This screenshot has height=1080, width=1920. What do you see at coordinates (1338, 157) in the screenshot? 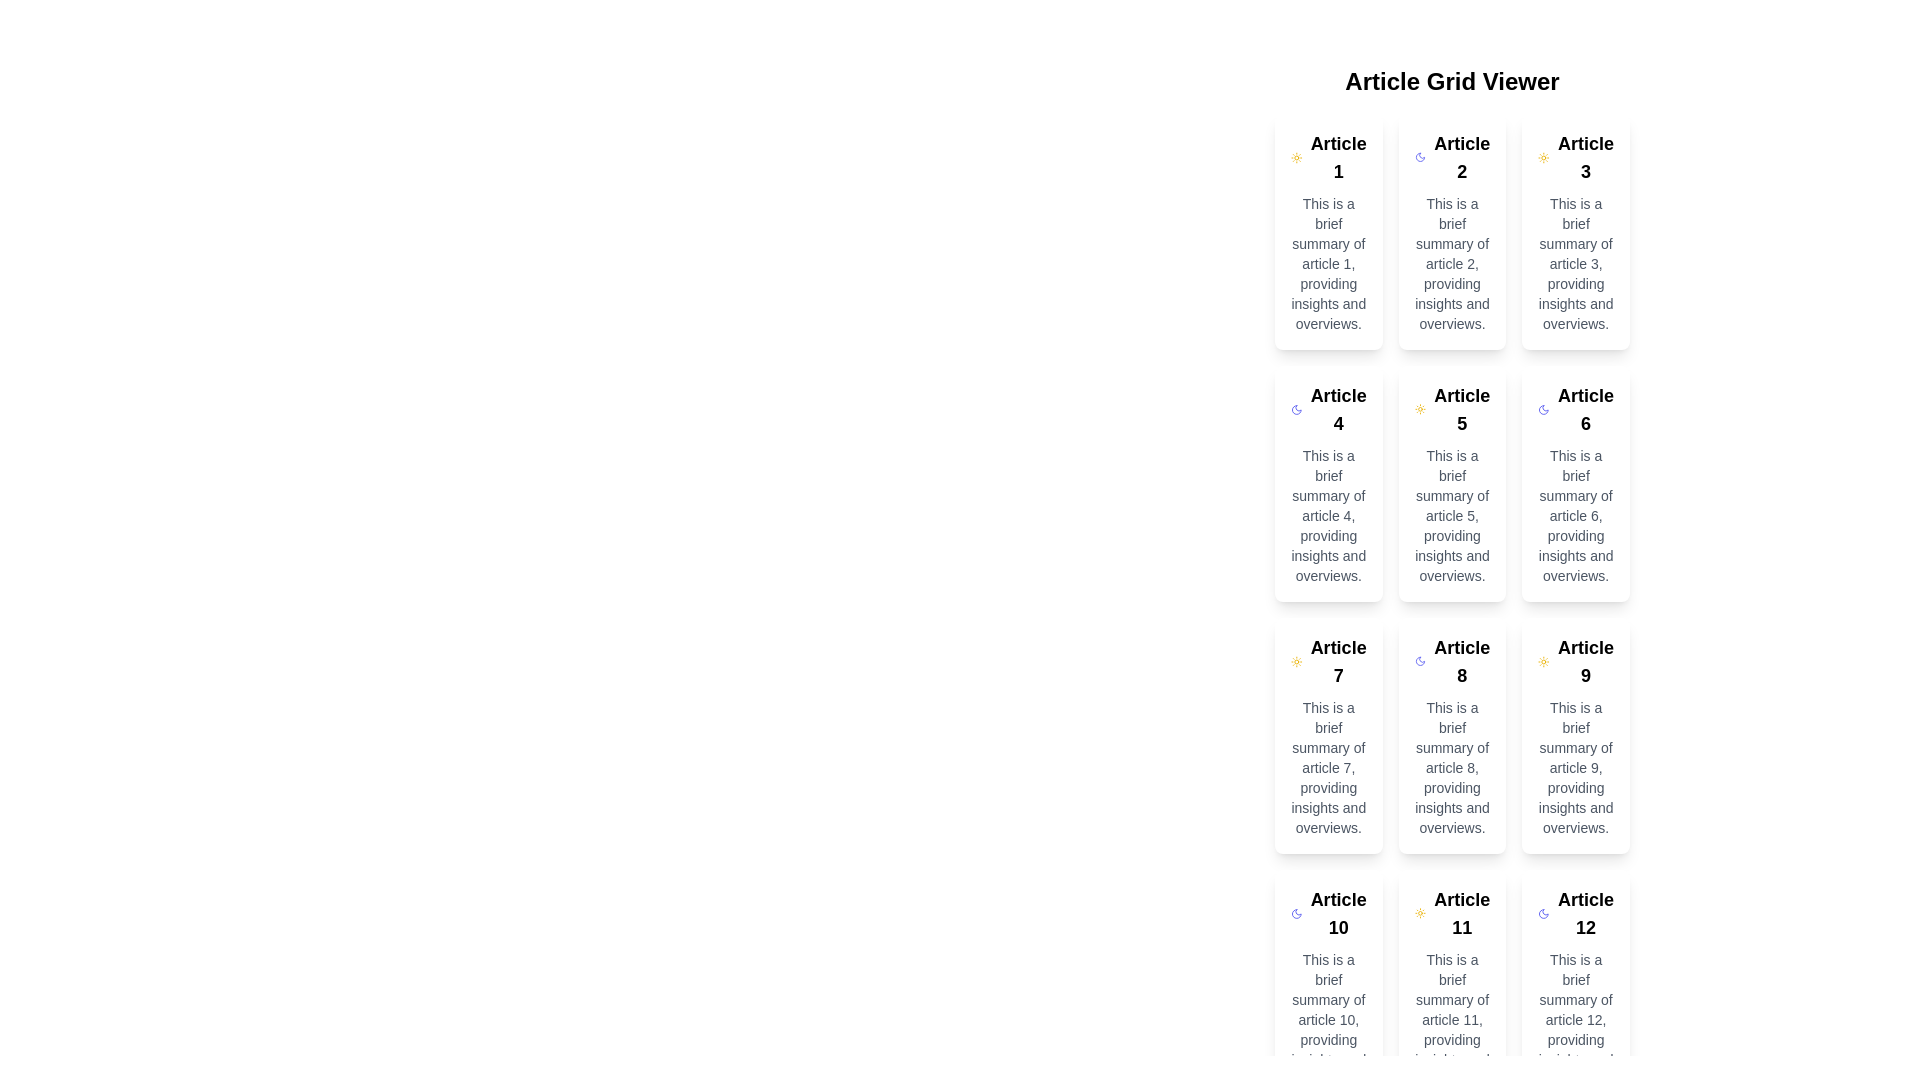
I see `text of the header element that serves as the title for the first article in the grid layout, located in the top-most card of the grid` at bounding box center [1338, 157].